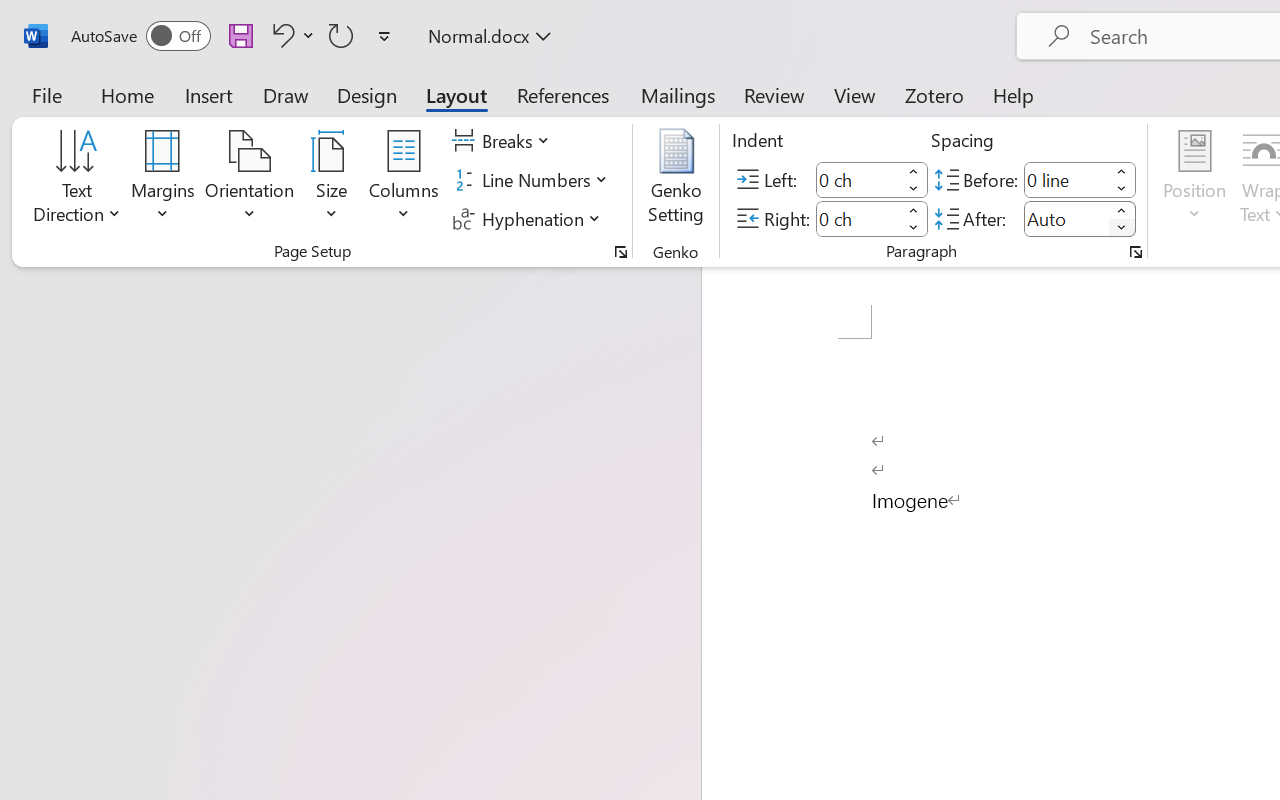 This screenshot has height=800, width=1280. What do you see at coordinates (332, 179) in the screenshot?
I see `'Size'` at bounding box center [332, 179].